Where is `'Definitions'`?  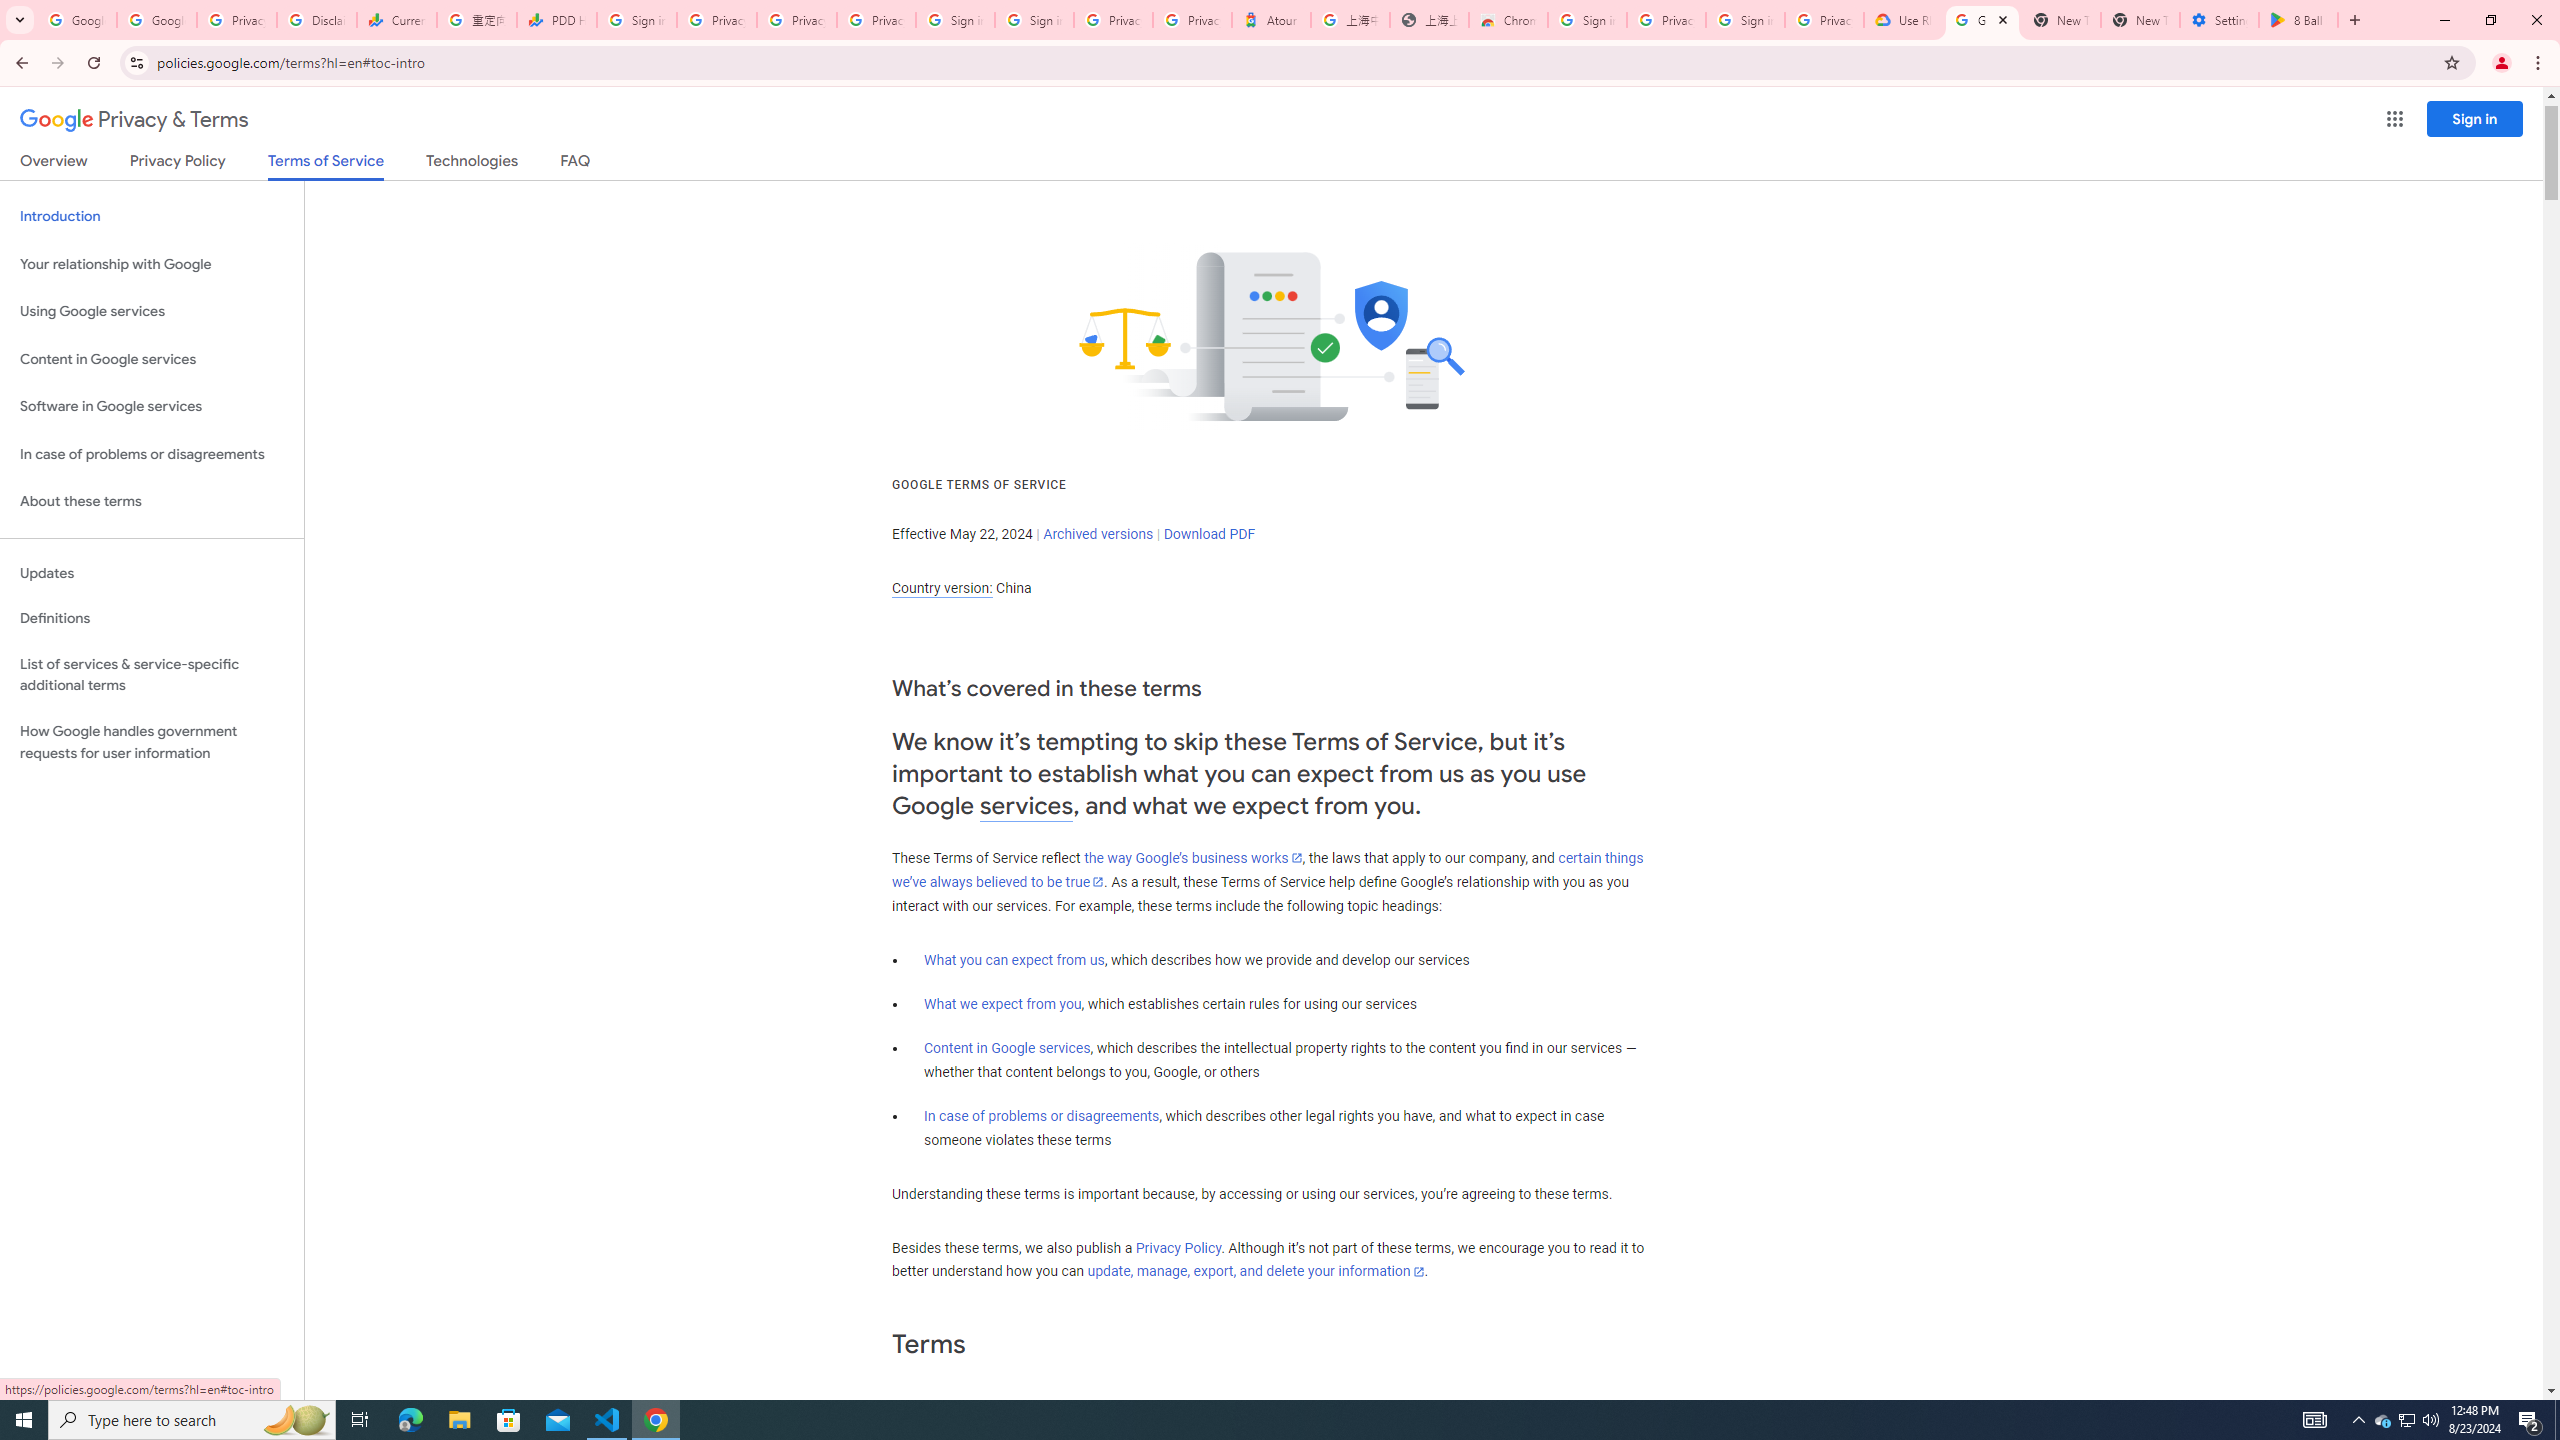
'Definitions' is located at coordinates (151, 618).